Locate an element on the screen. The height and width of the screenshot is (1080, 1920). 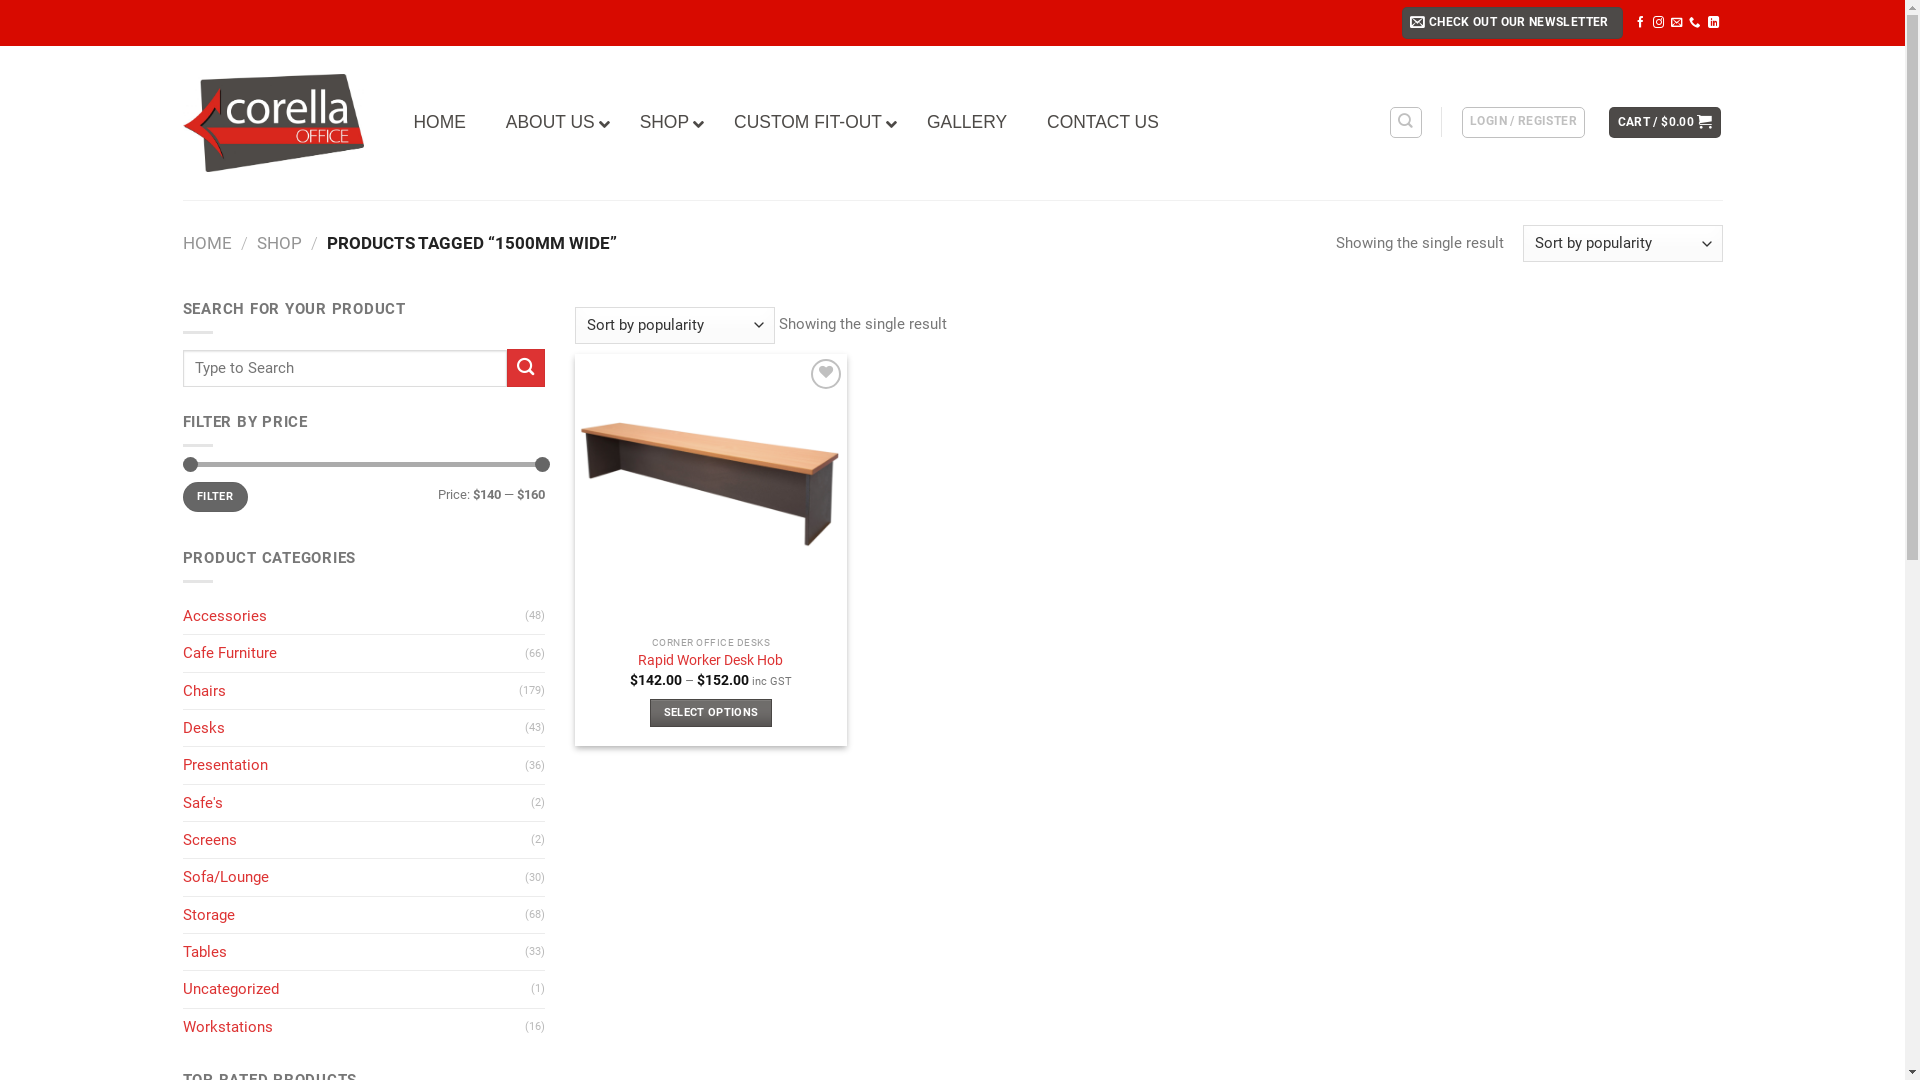
'Uncategorized' is located at coordinates (182, 987).